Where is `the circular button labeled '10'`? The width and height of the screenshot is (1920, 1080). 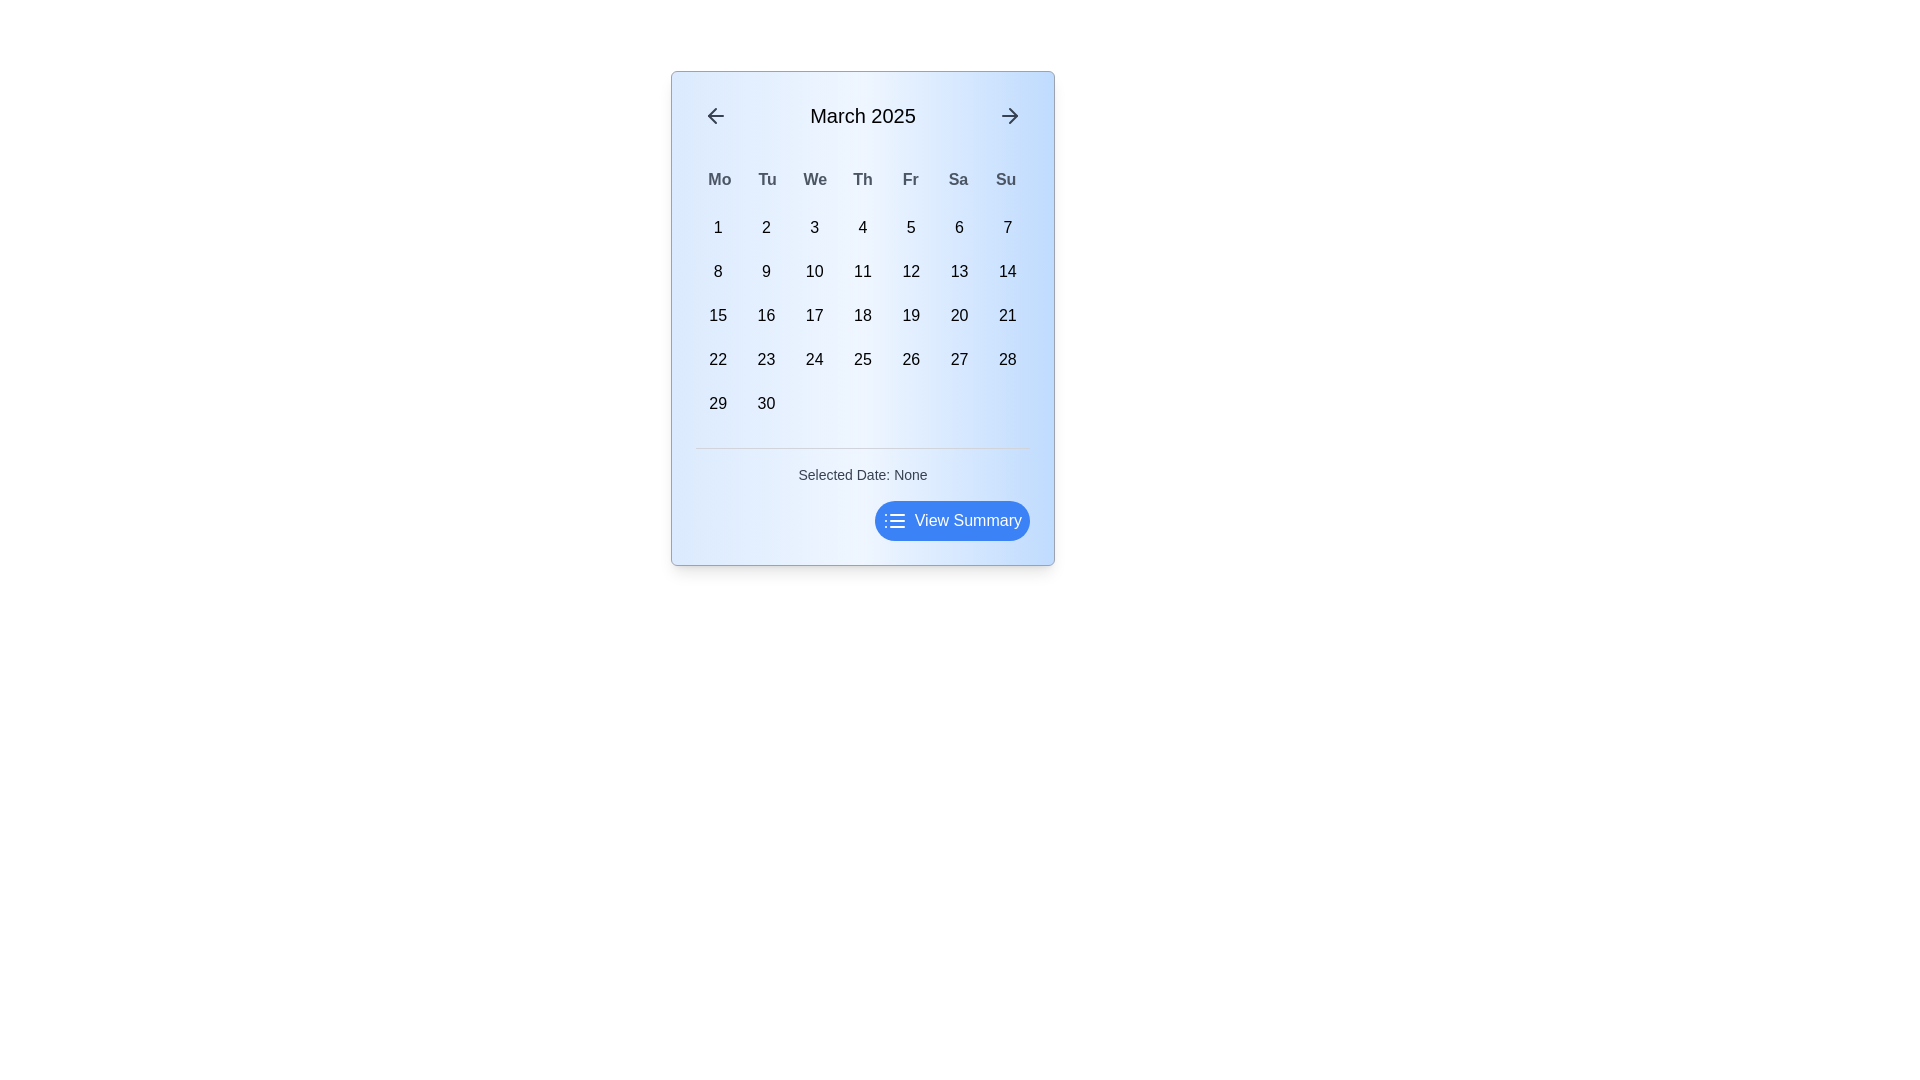 the circular button labeled '10' is located at coordinates (814, 272).